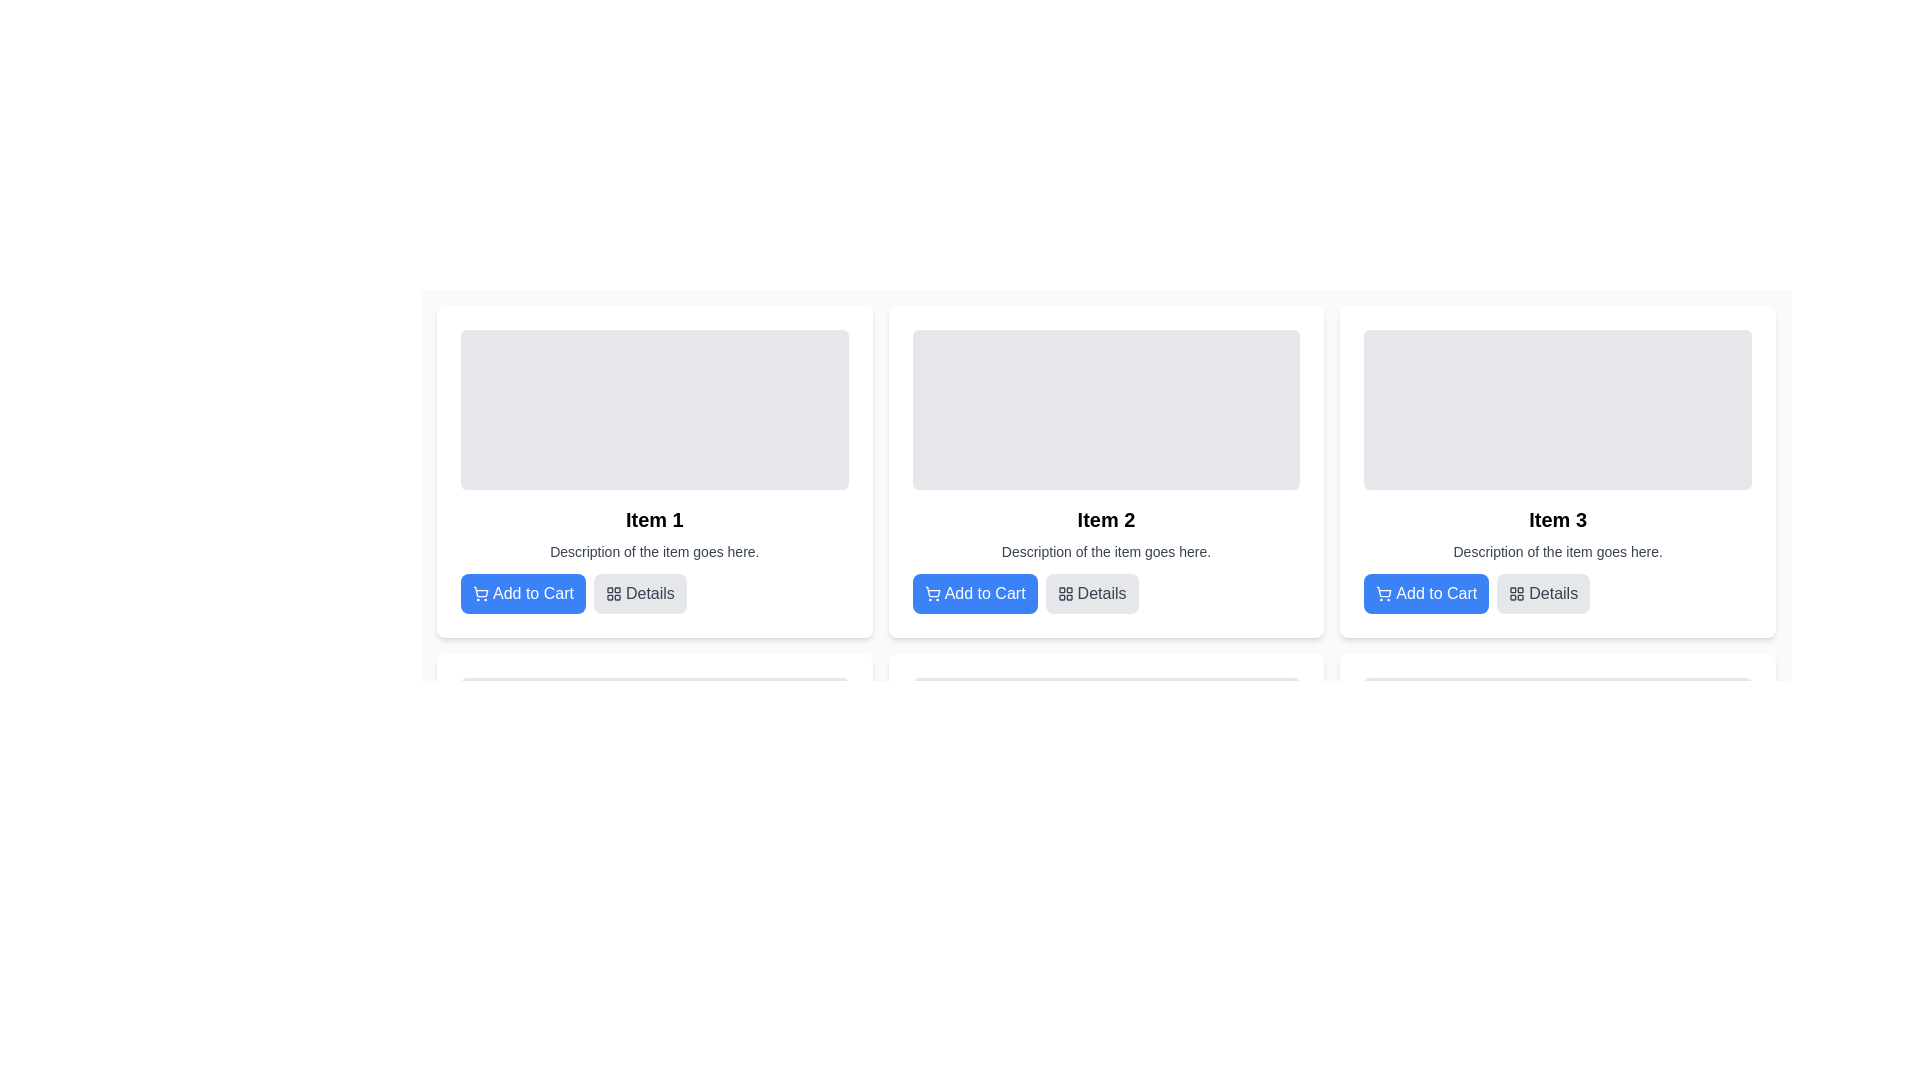 The height and width of the screenshot is (1080, 1920). I want to click on the 'Details' button which contains the icon on the right side of the button's text in the third item card of the horizontal list, so click(1517, 593).